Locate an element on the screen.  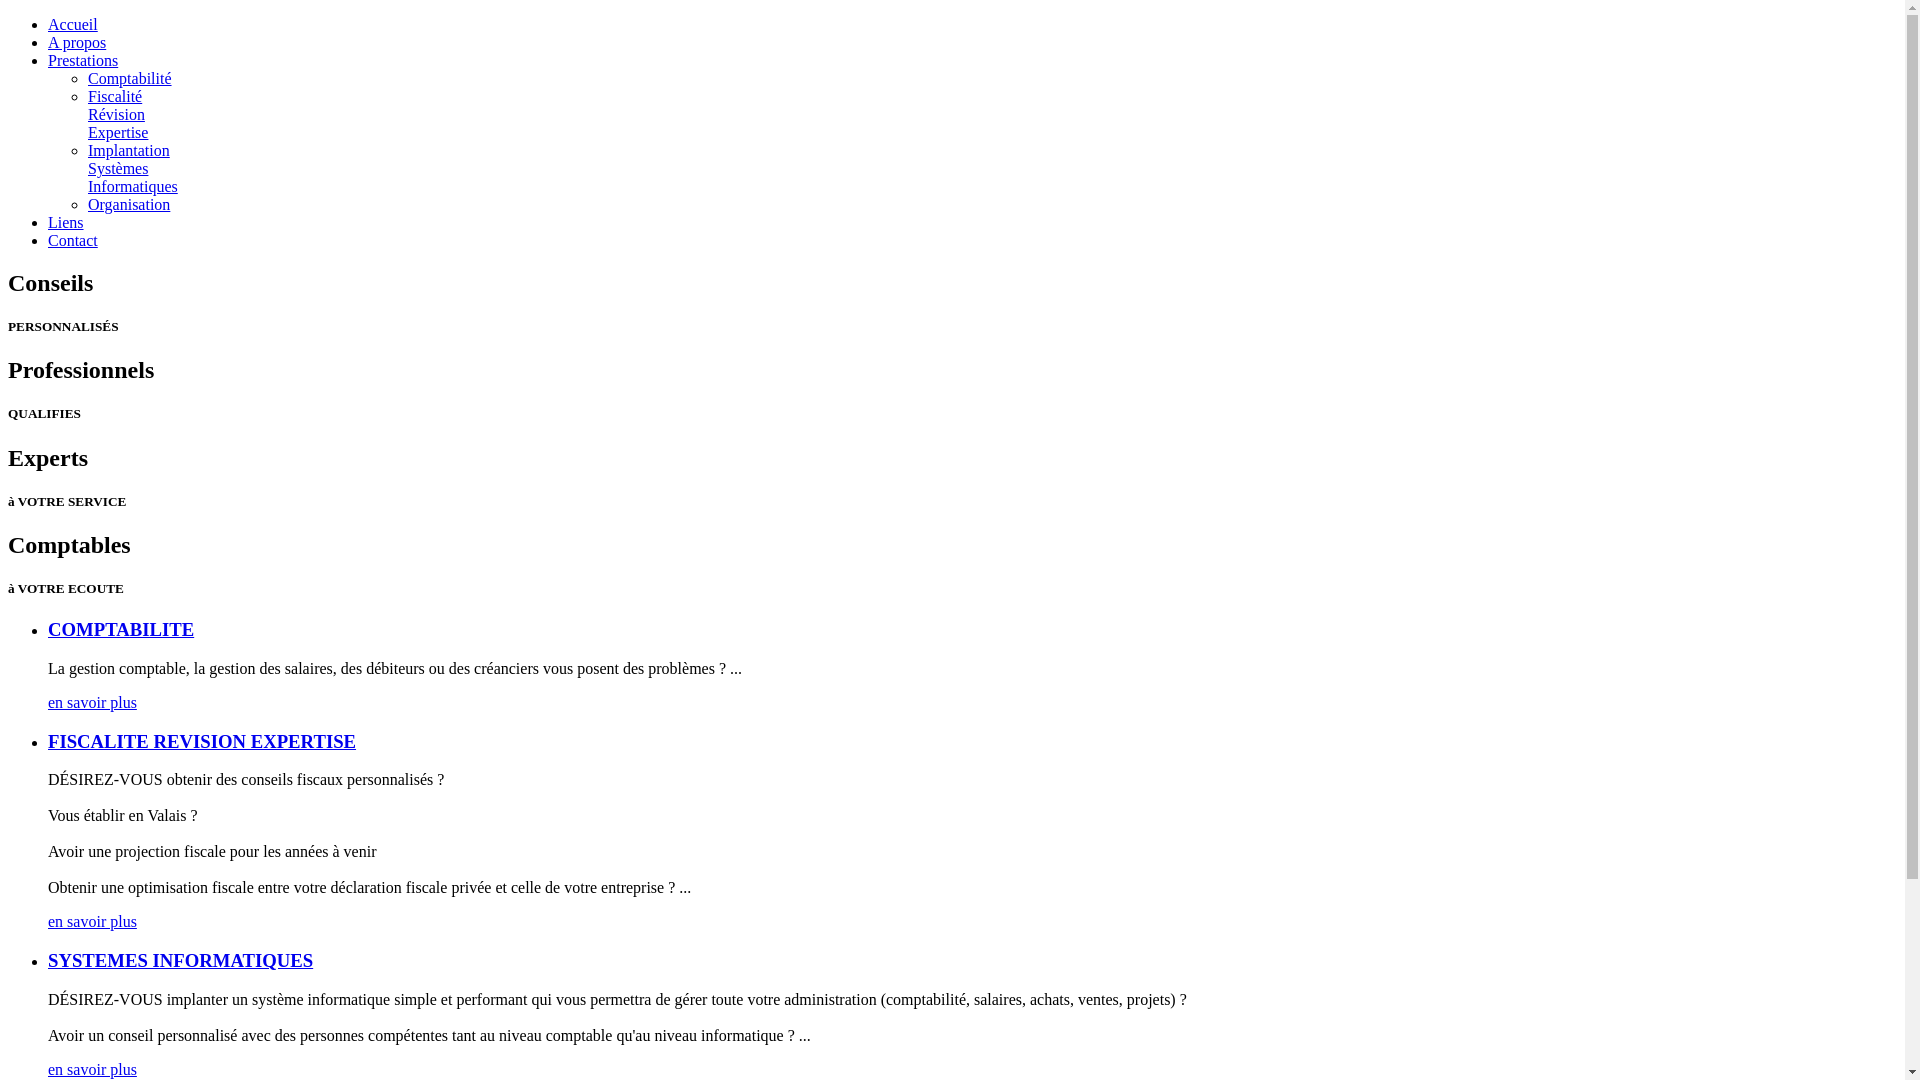
'Contact' is located at coordinates (72, 239).